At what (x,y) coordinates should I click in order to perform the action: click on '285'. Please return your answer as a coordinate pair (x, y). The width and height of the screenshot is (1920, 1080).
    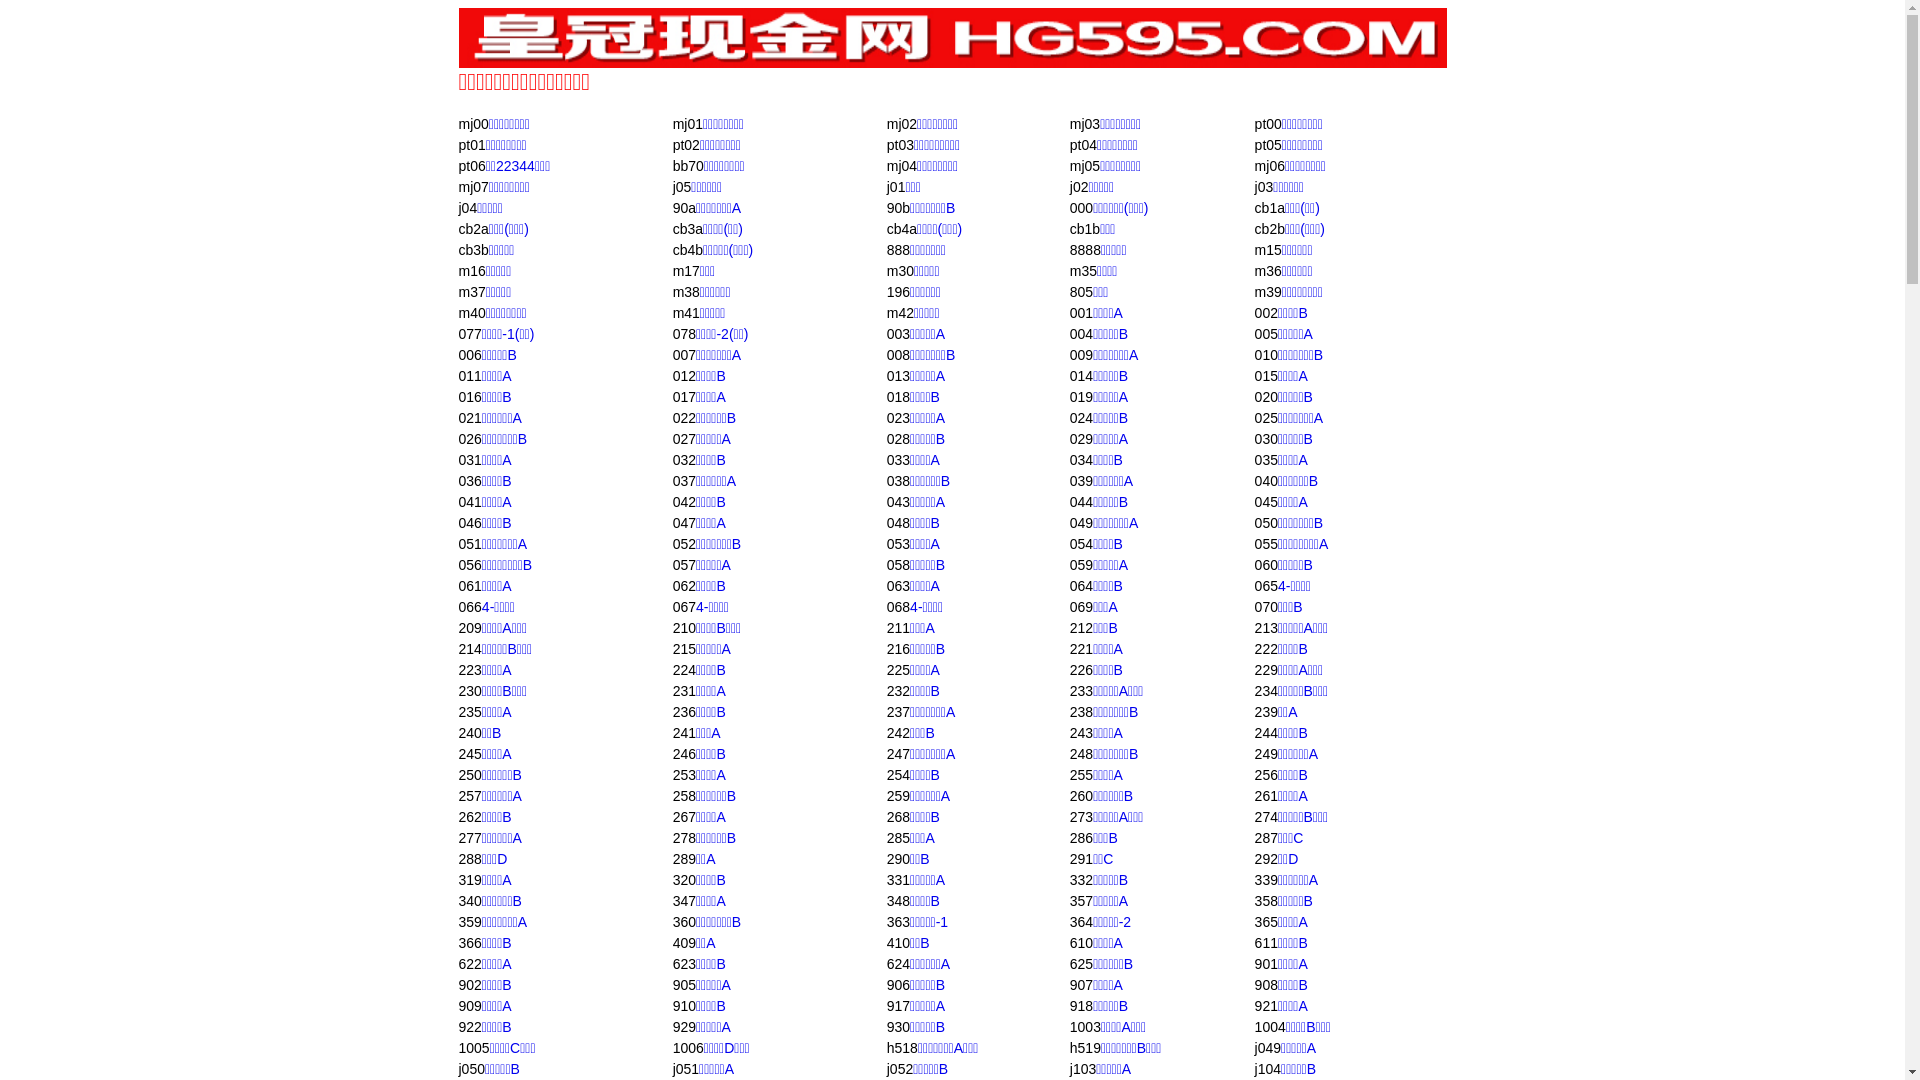
    Looking at the image, I should click on (897, 837).